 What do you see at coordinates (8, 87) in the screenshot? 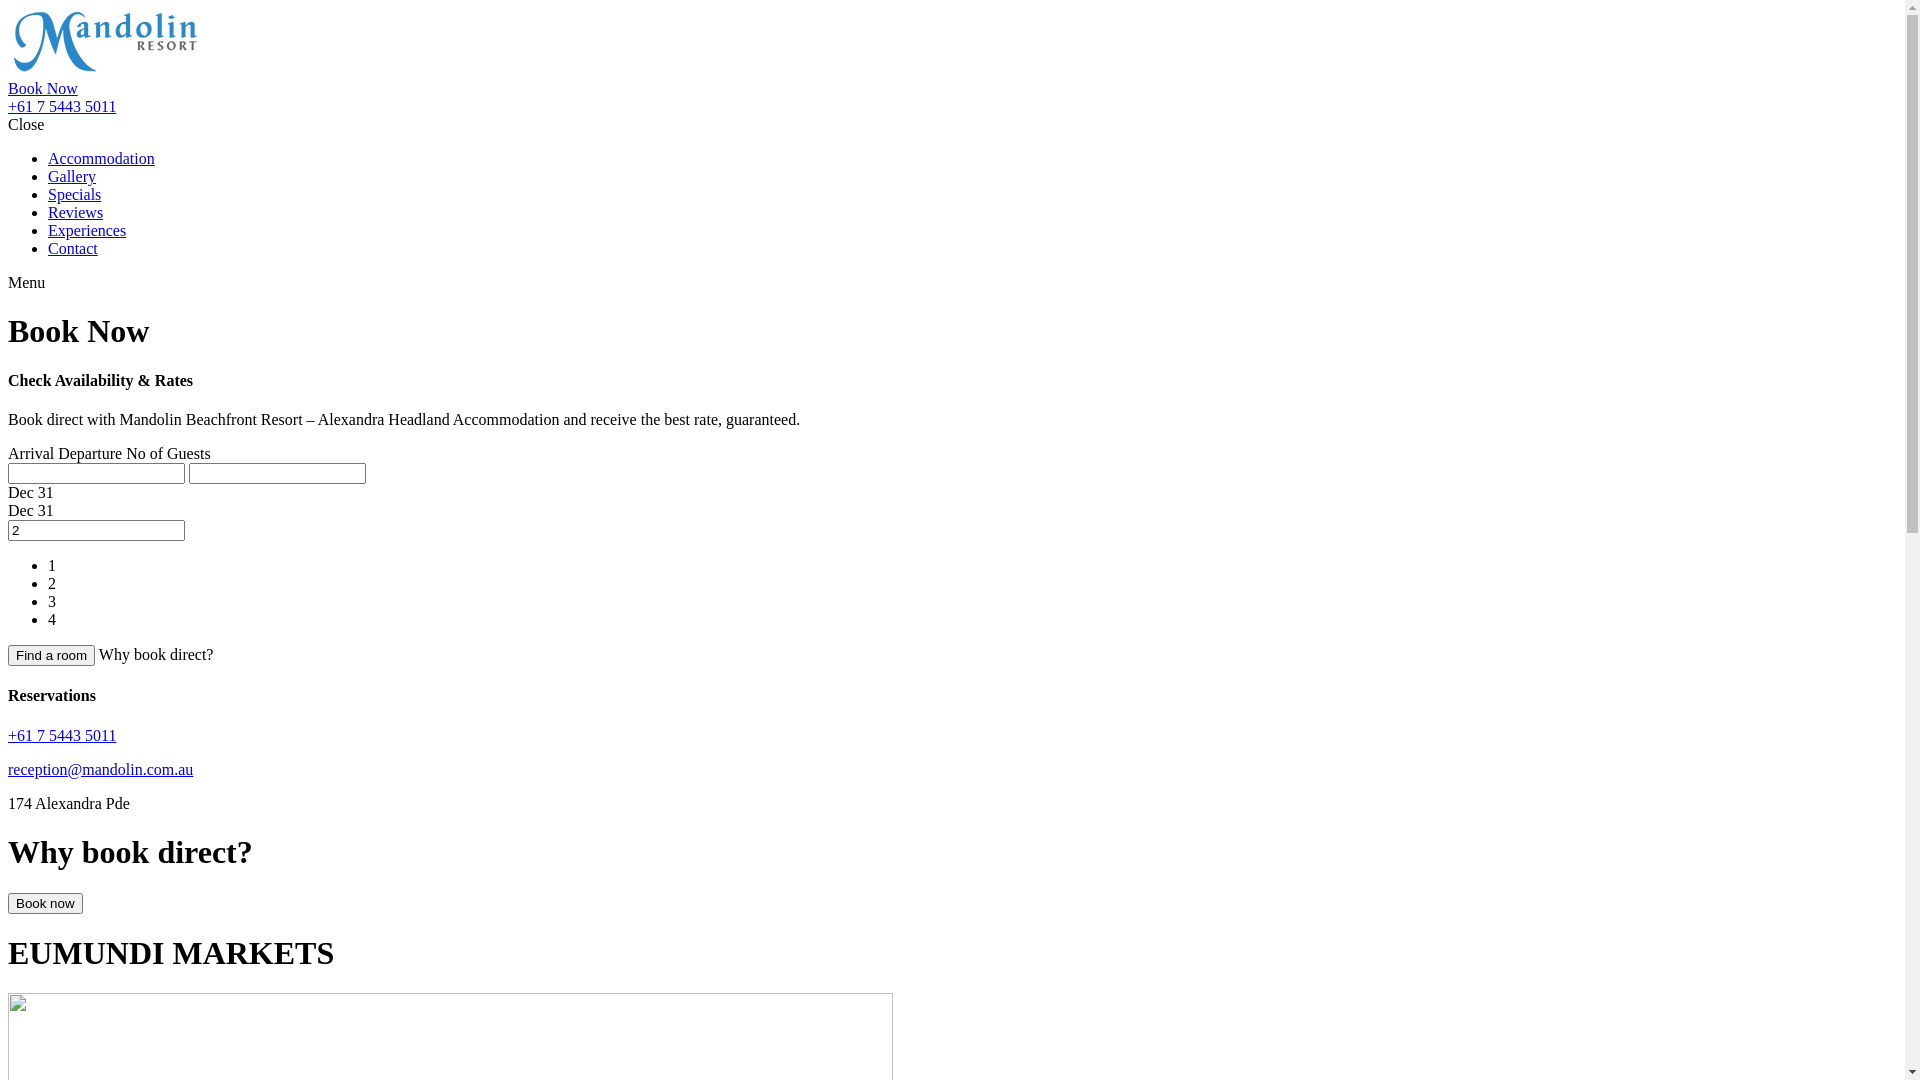
I see `'Book Now'` at bounding box center [8, 87].